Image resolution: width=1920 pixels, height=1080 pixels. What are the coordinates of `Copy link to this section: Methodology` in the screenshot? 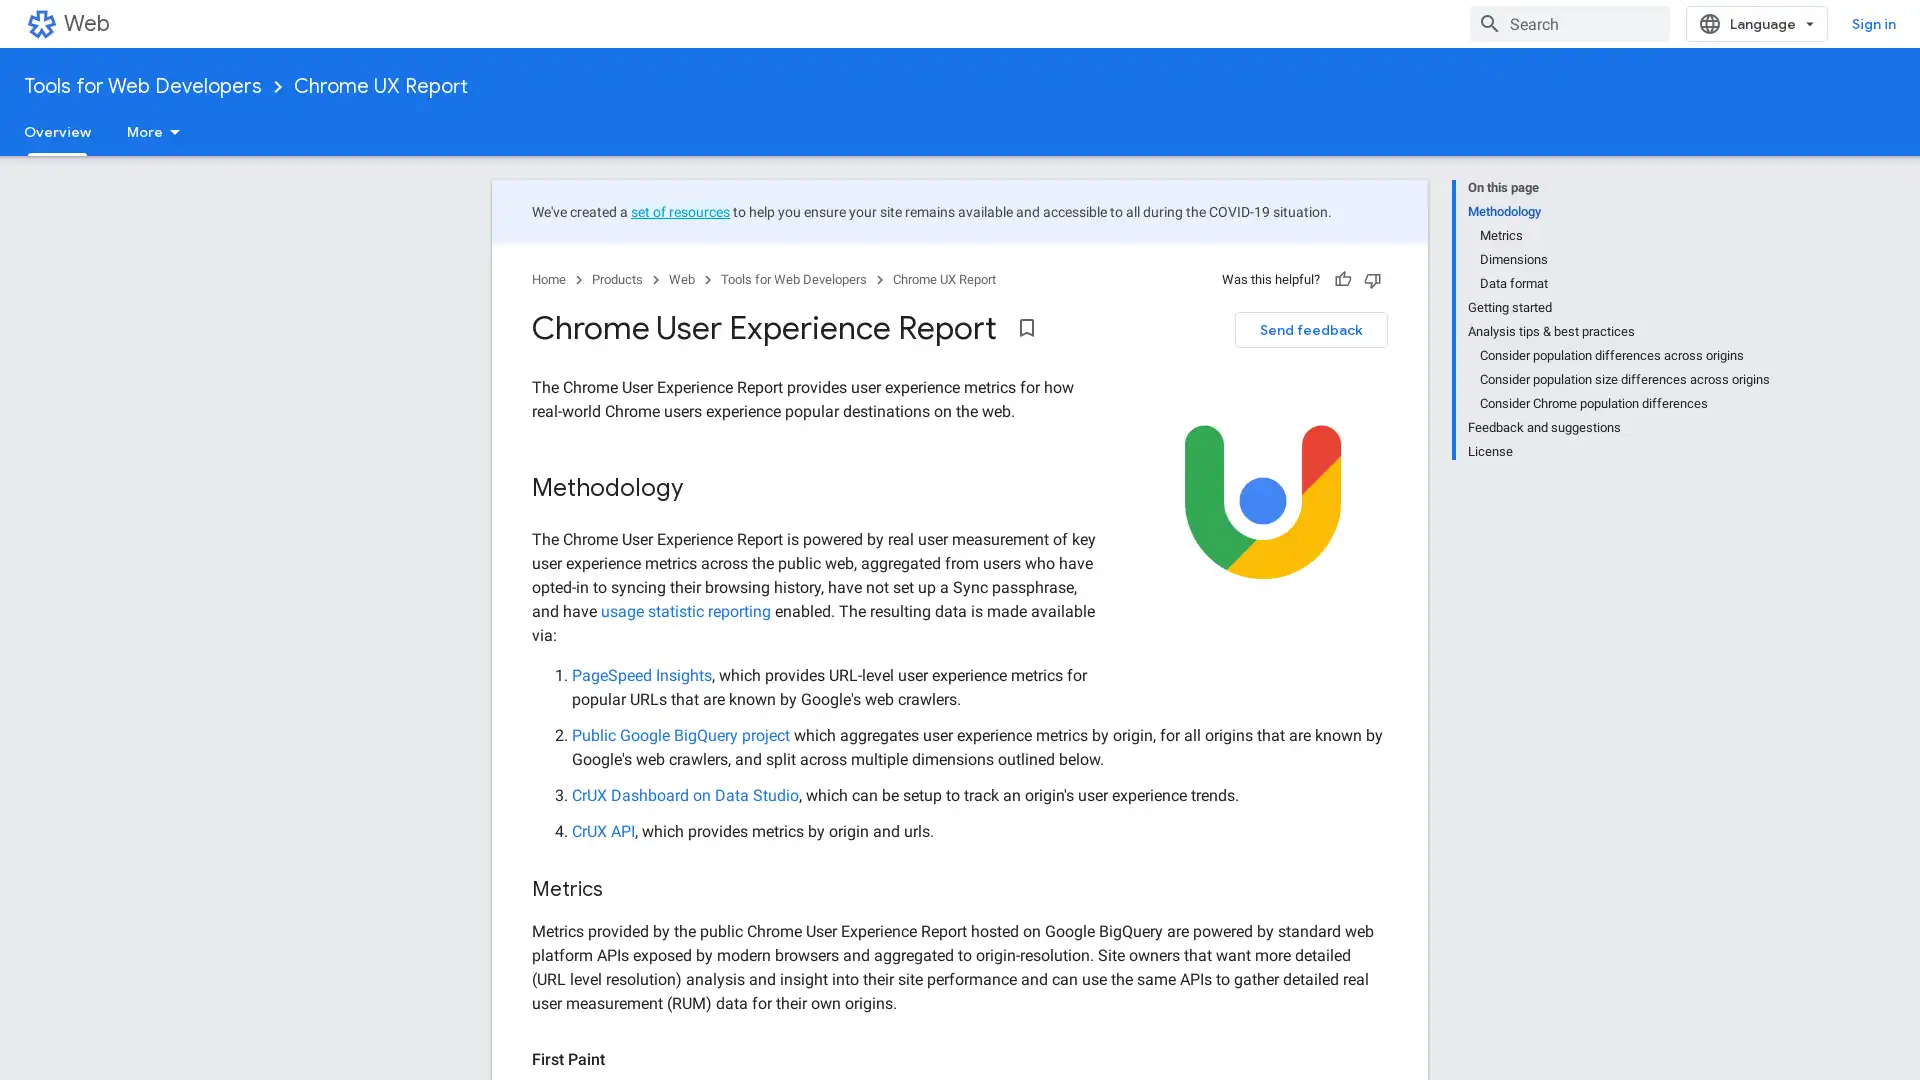 It's located at (704, 489).